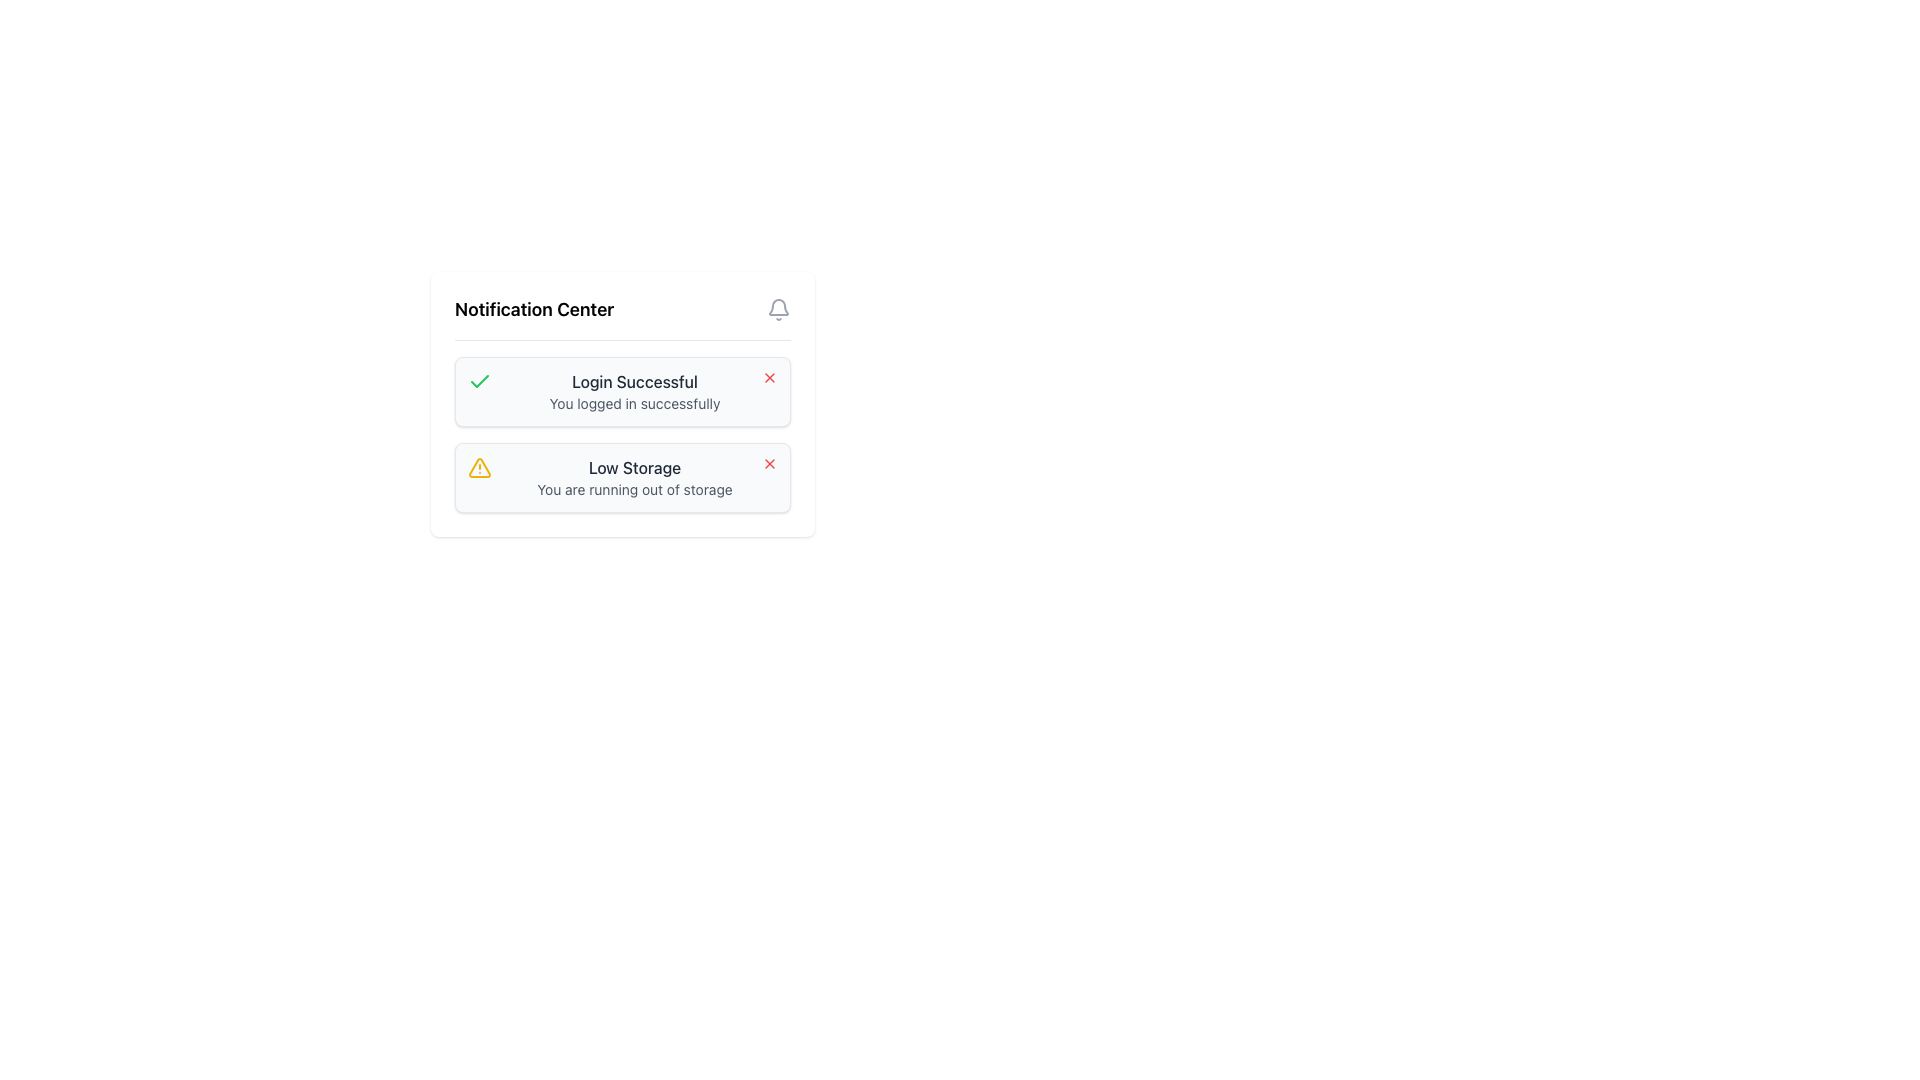  I want to click on the alert icon indicating 'Low Storage' located in the 'Notification Center' panel, so click(480, 467).